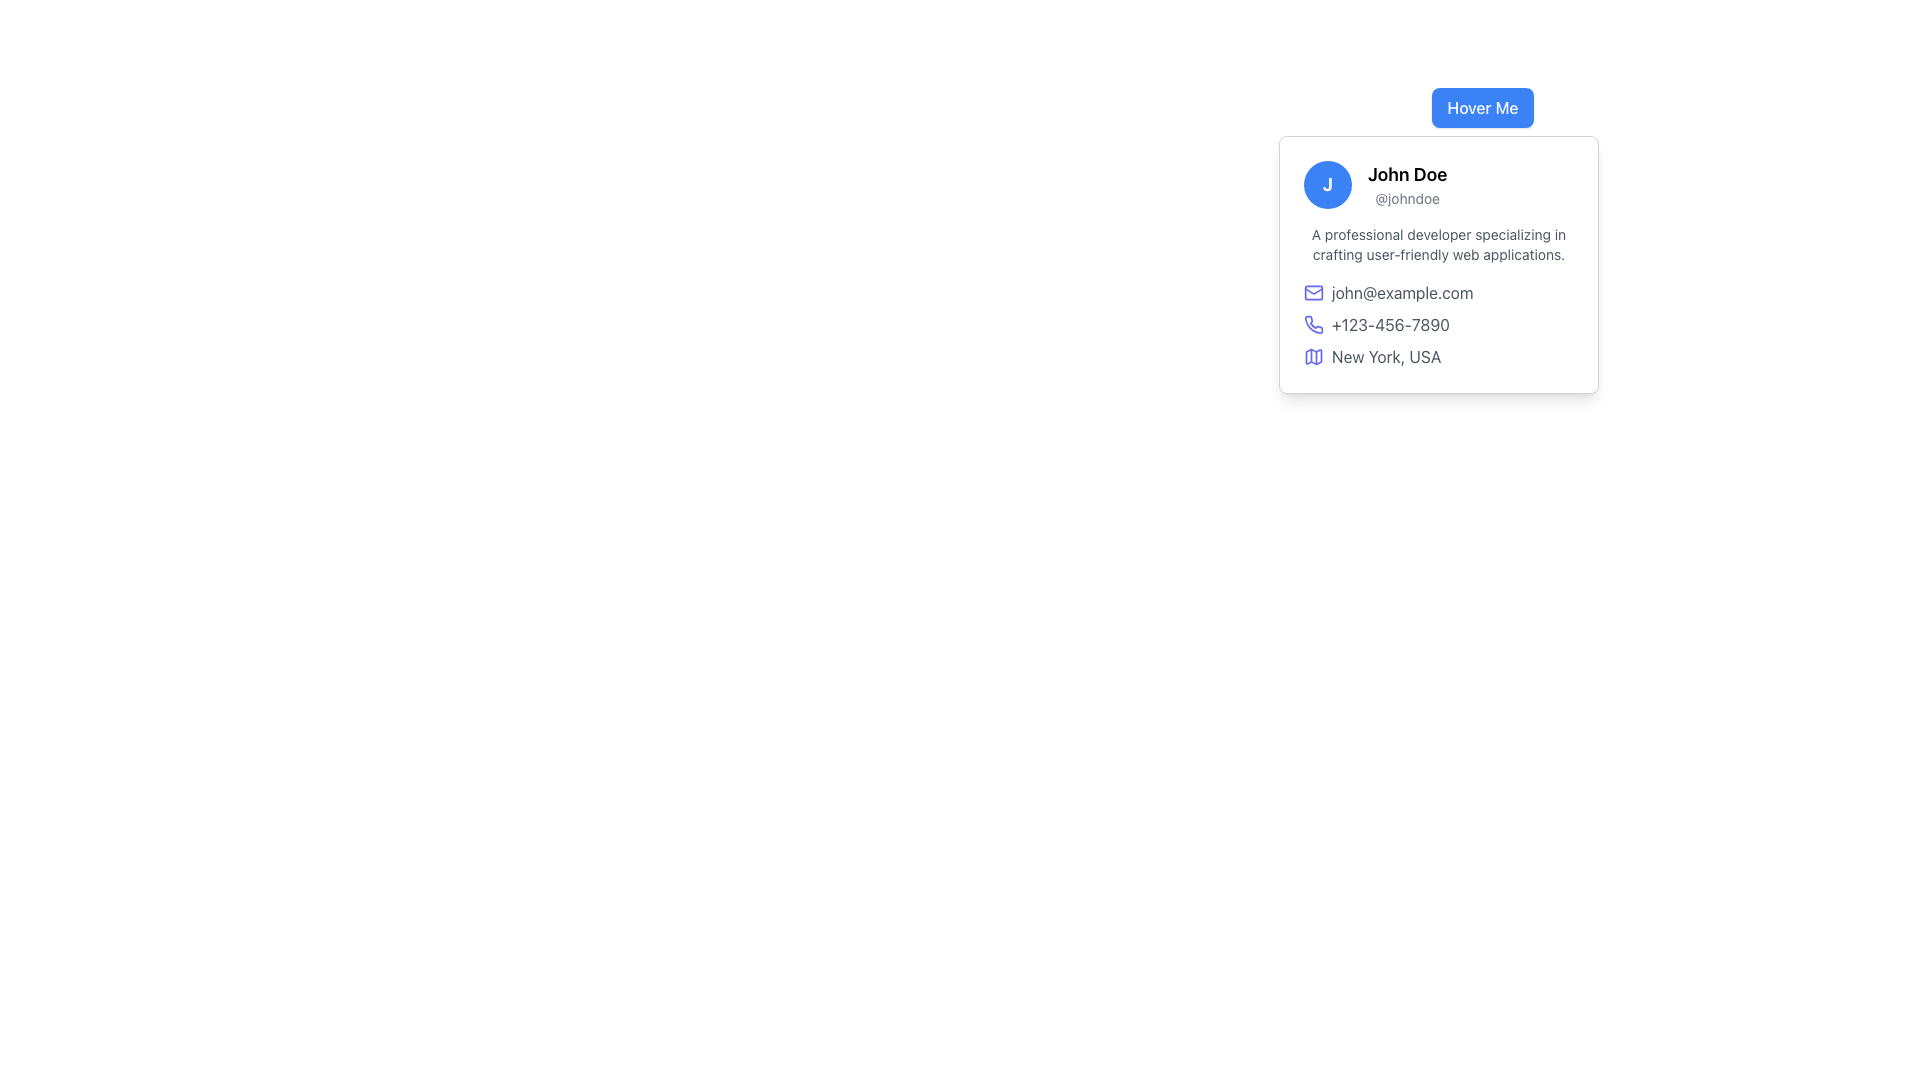  I want to click on the circular blue user avatar placeholder with a white letter 'J' in its center to interact, so click(1328, 185).